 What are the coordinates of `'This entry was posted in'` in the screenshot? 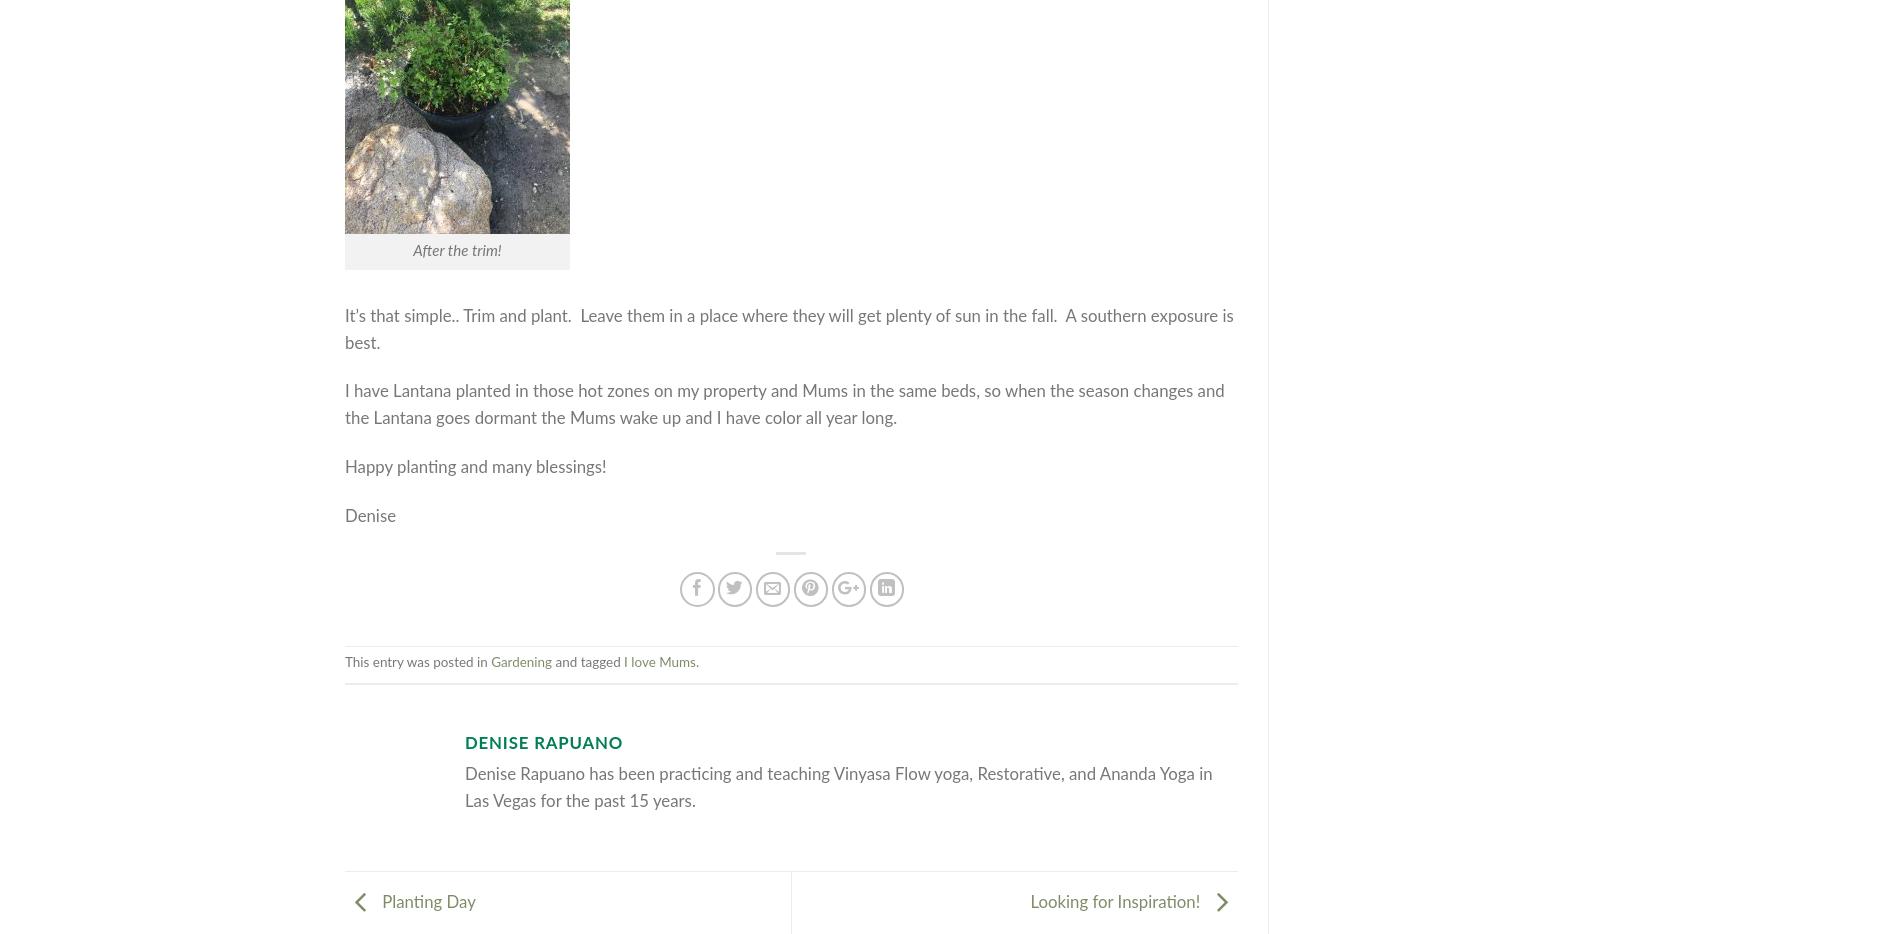 It's located at (417, 662).